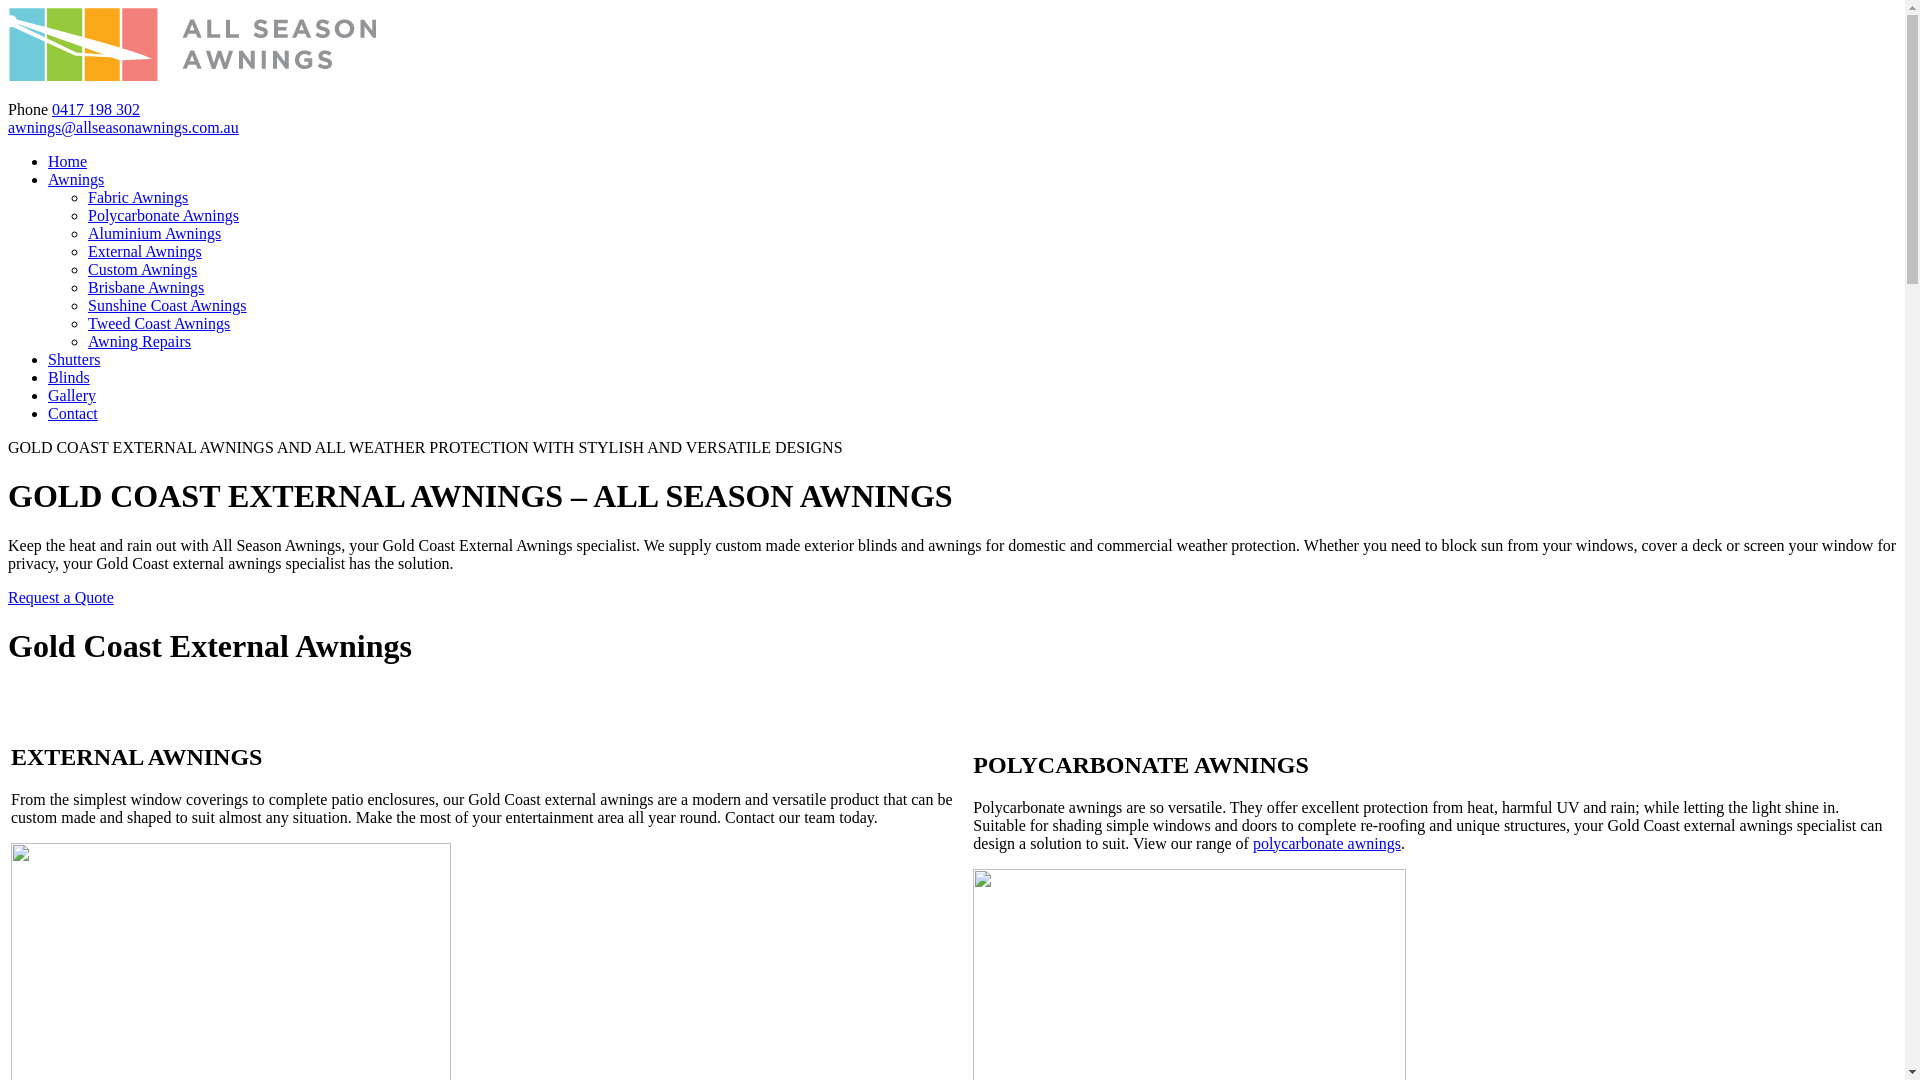 The height and width of the screenshot is (1080, 1920). What do you see at coordinates (1326, 843) in the screenshot?
I see `'polycarbonate awnings'` at bounding box center [1326, 843].